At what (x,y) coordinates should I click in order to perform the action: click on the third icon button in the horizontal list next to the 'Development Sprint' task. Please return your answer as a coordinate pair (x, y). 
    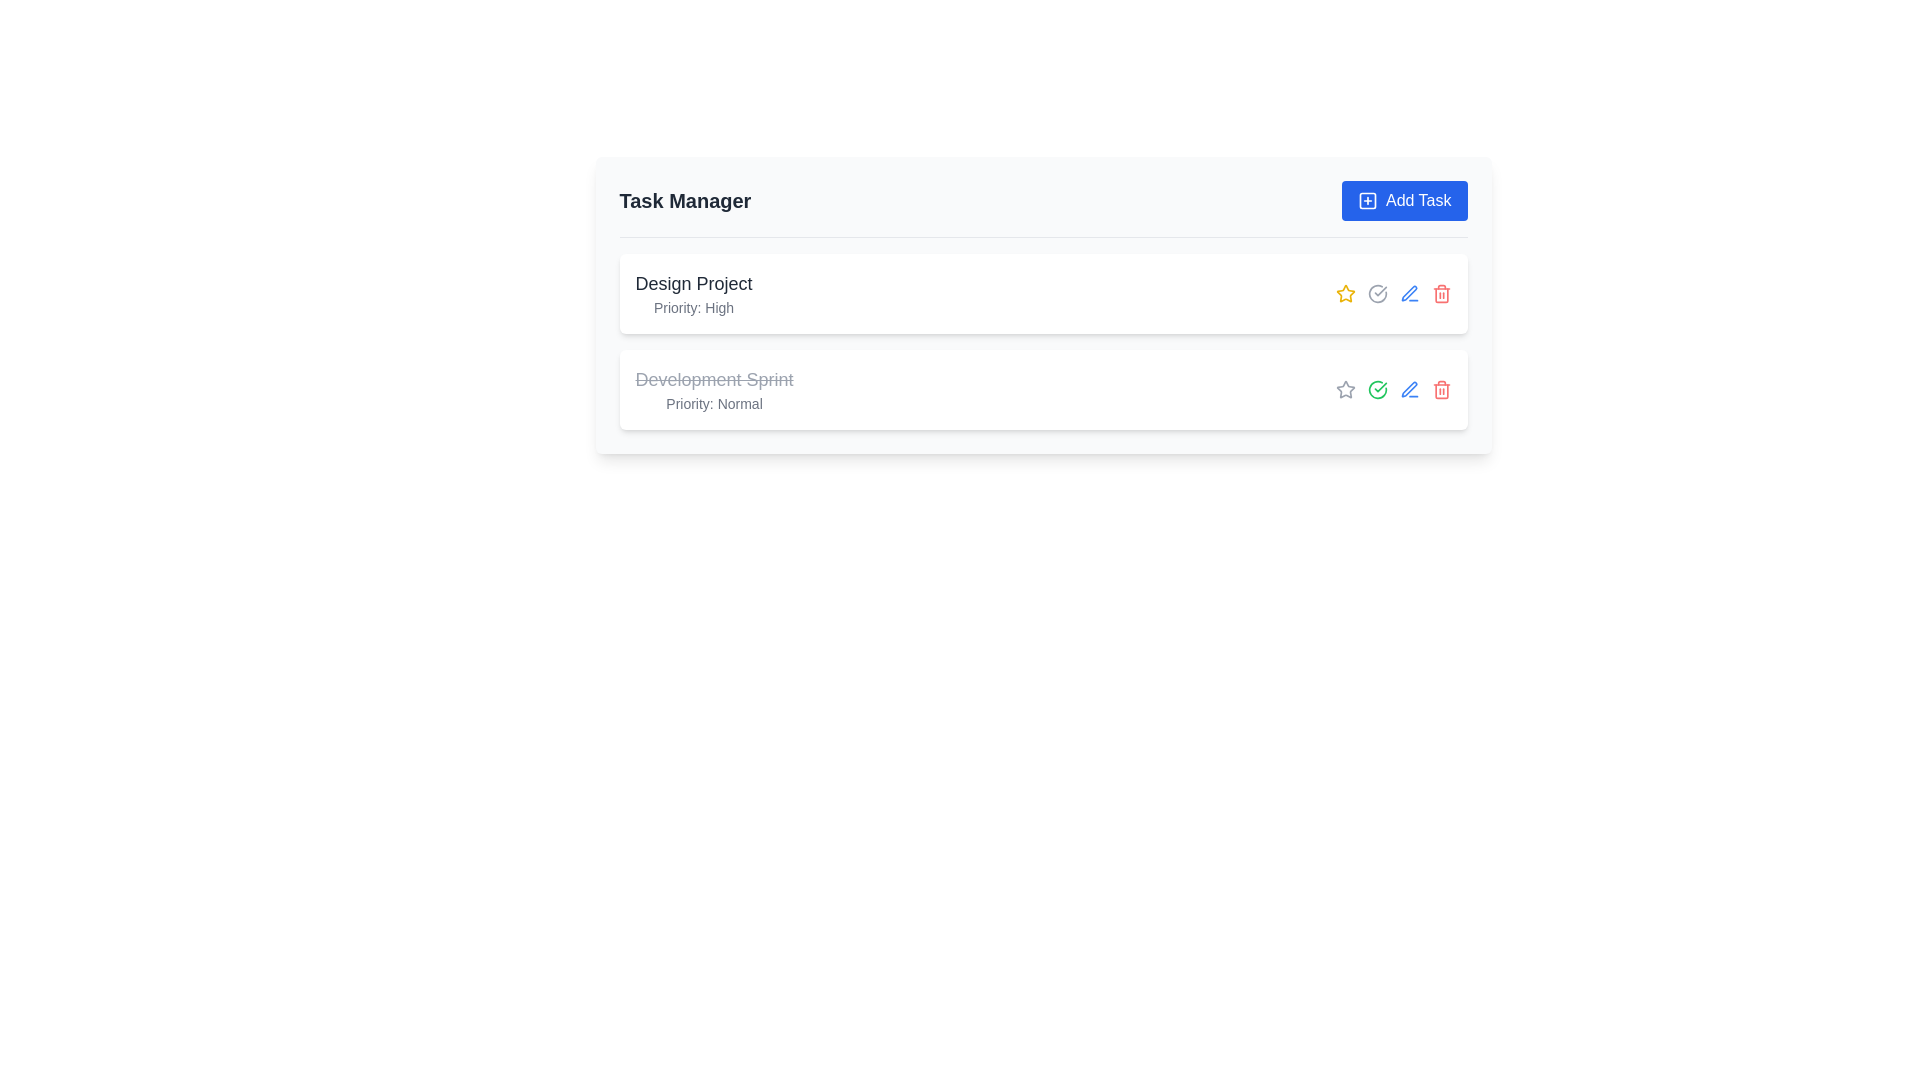
    Looking at the image, I should click on (1376, 389).